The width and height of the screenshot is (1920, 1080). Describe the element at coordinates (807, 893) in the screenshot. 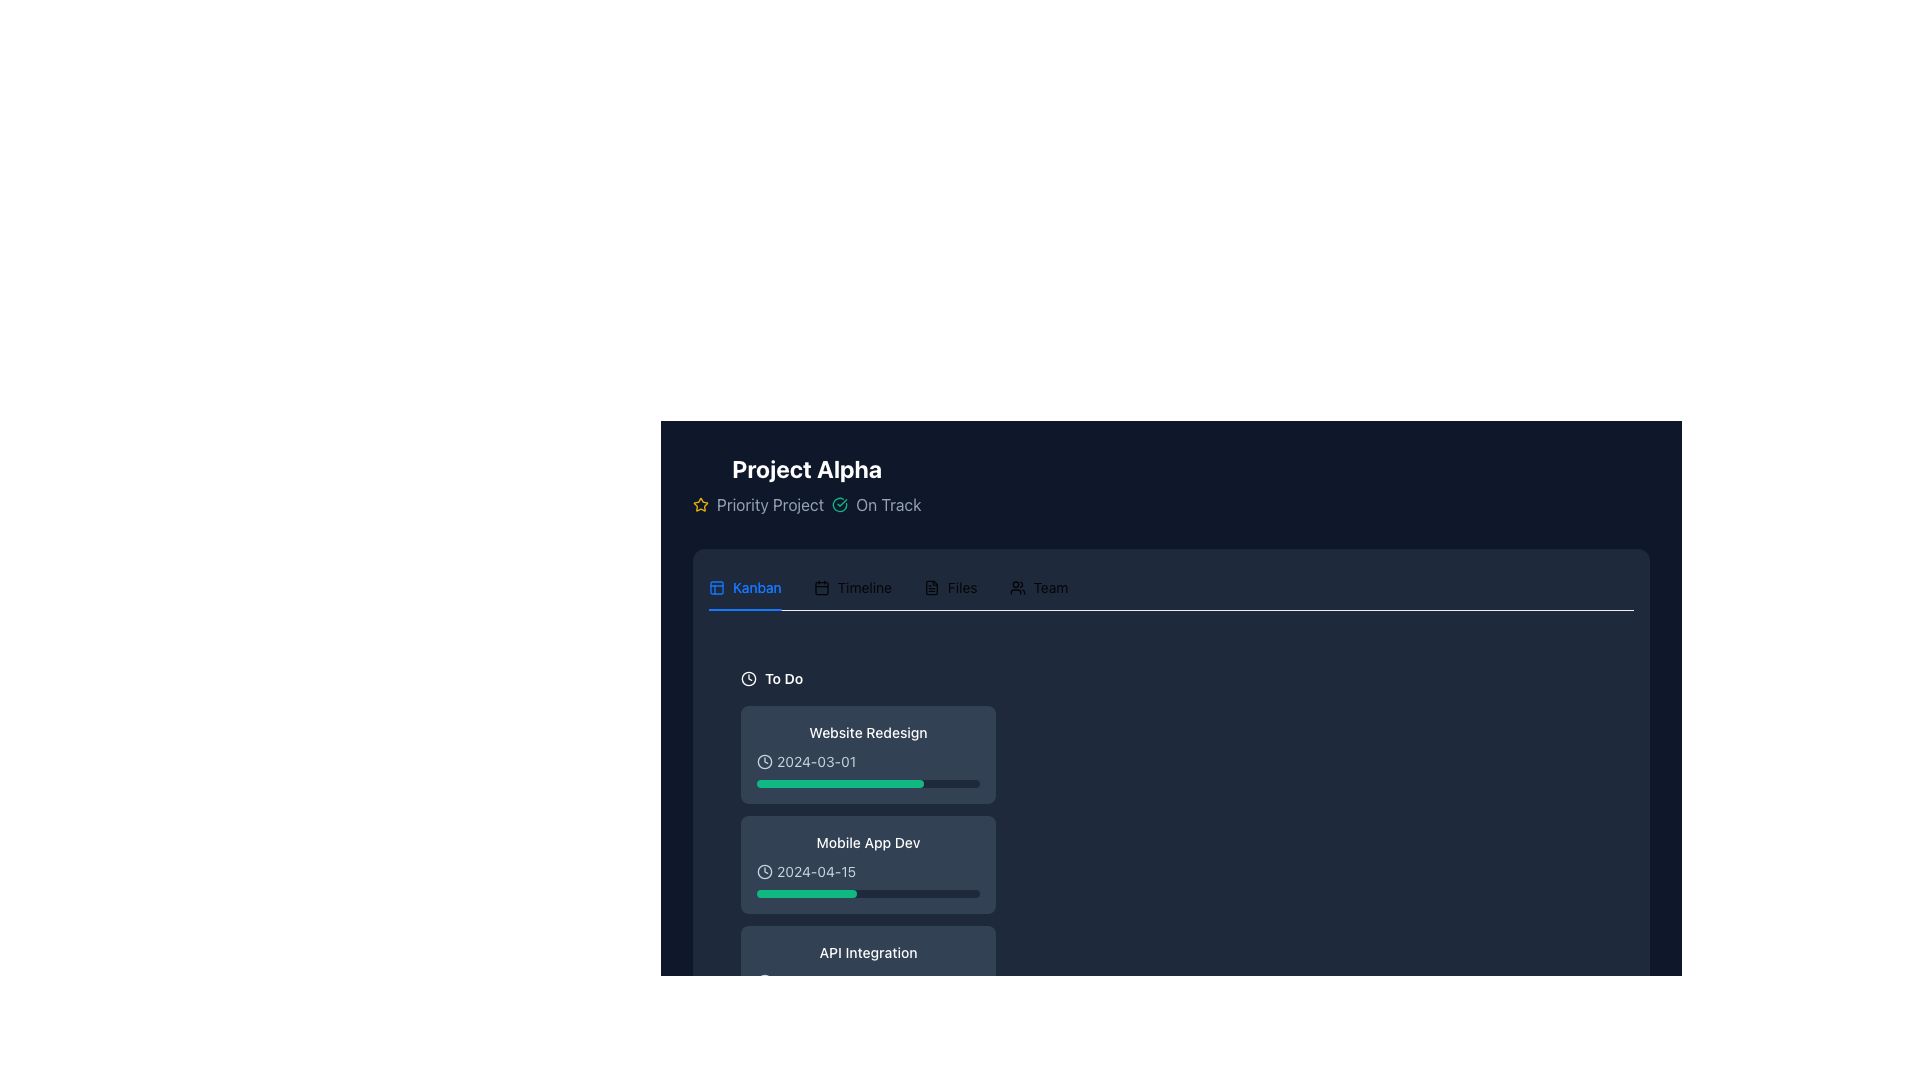

I see `the filled portion of the progress bar indicating the completion percentage of the 'Mobile App Dev' task` at that location.